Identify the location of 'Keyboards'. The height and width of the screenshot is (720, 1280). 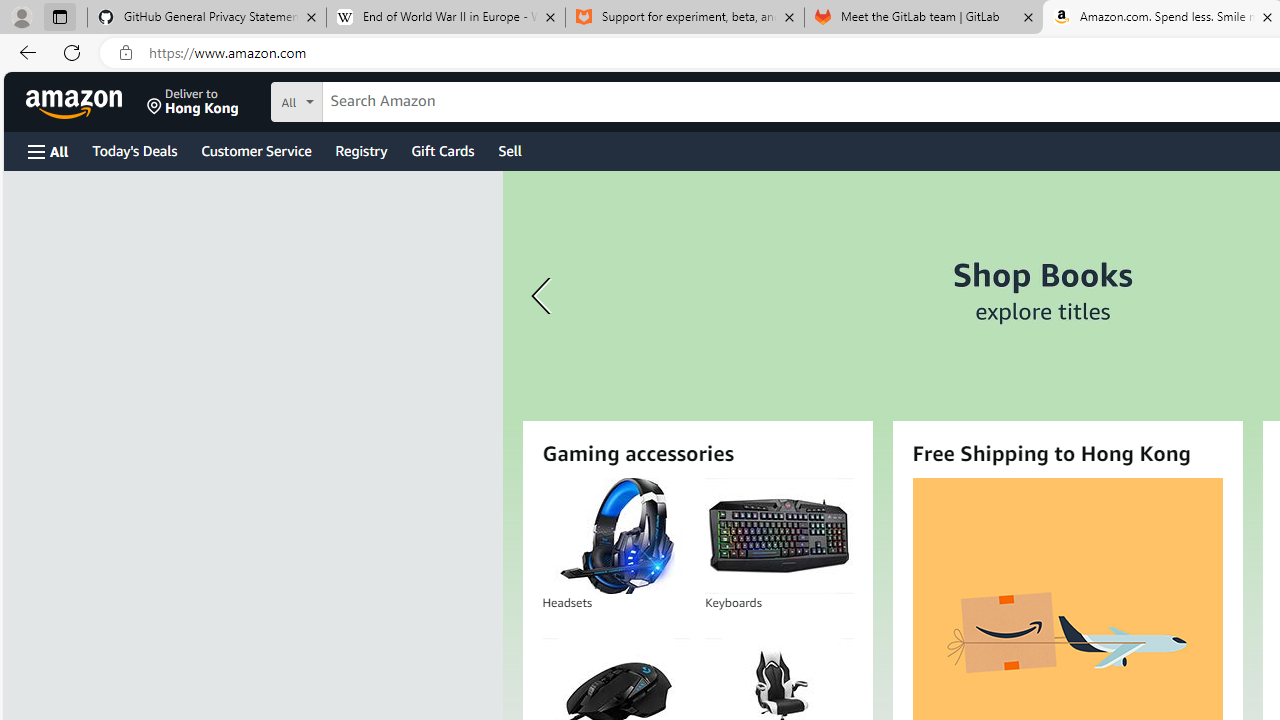
(777, 535).